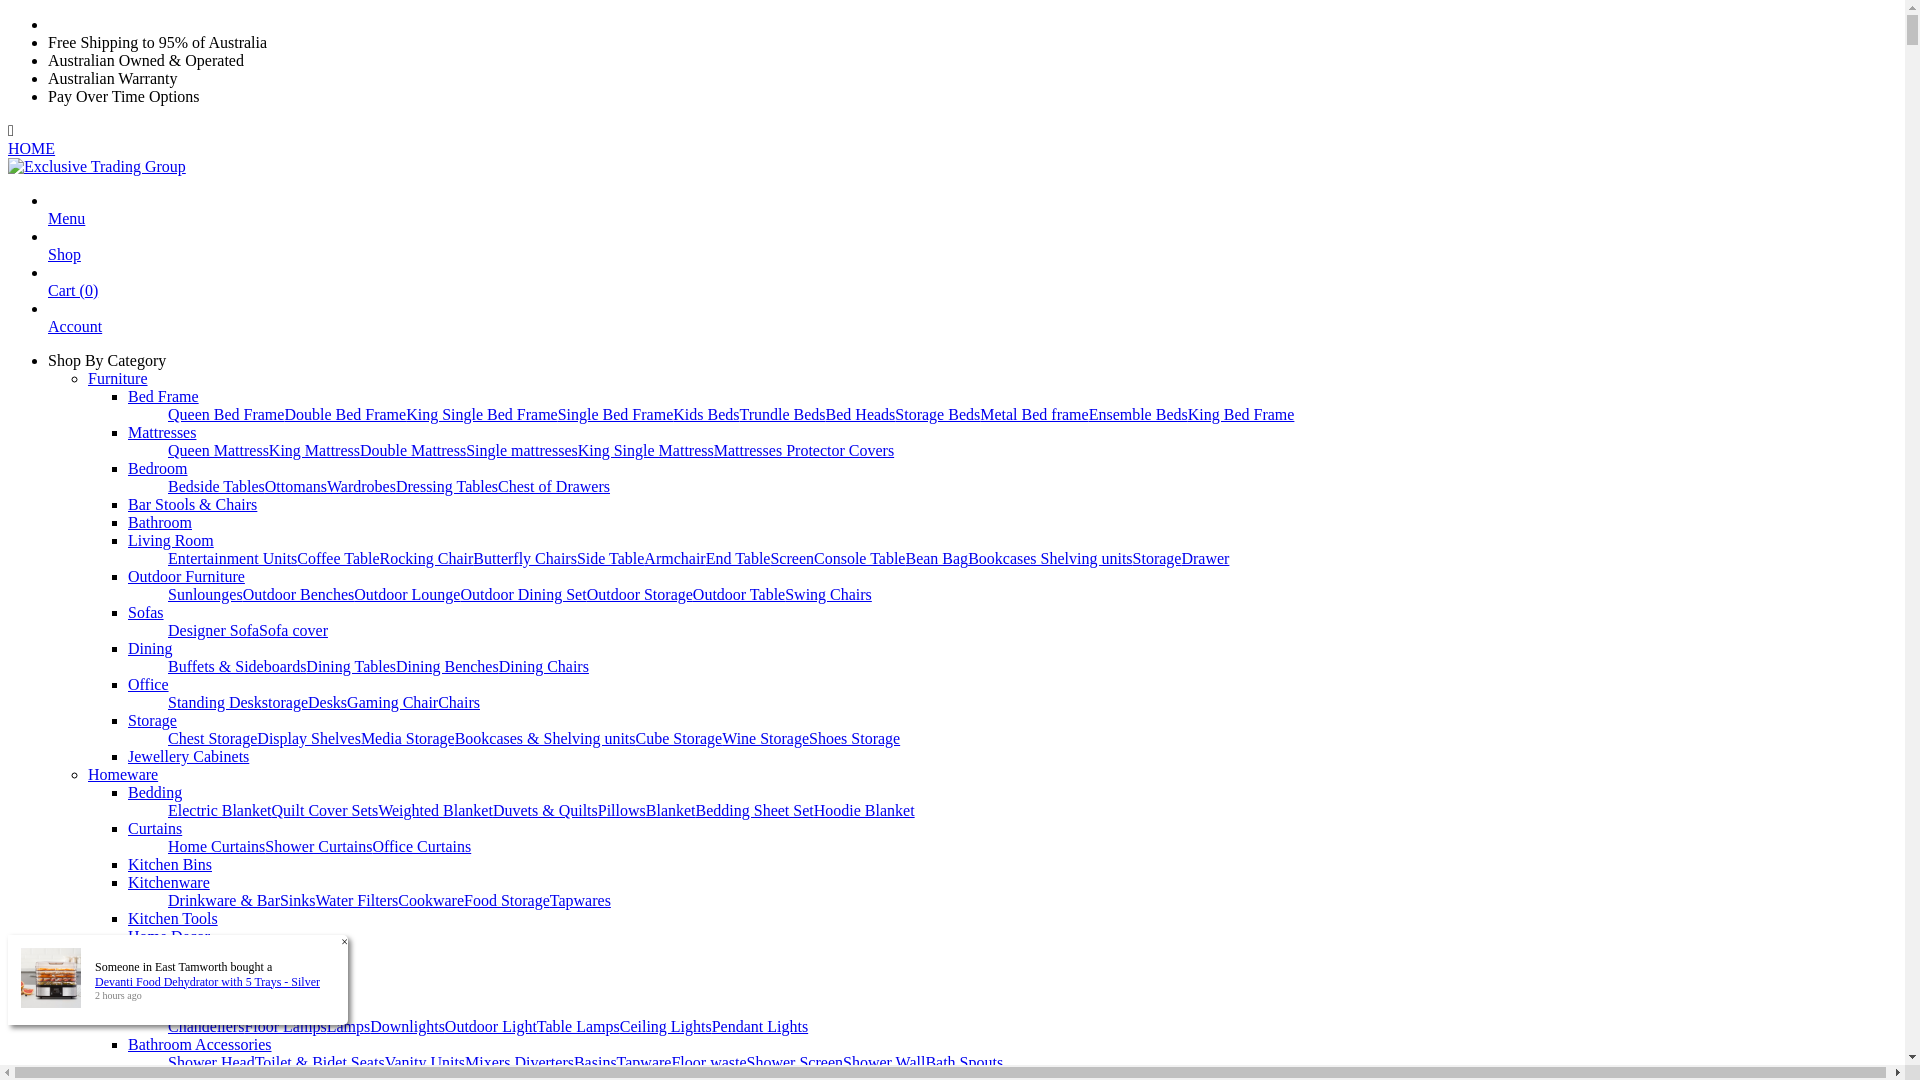 The height and width of the screenshot is (1080, 1920). I want to click on 'Curtains', so click(153, 828).